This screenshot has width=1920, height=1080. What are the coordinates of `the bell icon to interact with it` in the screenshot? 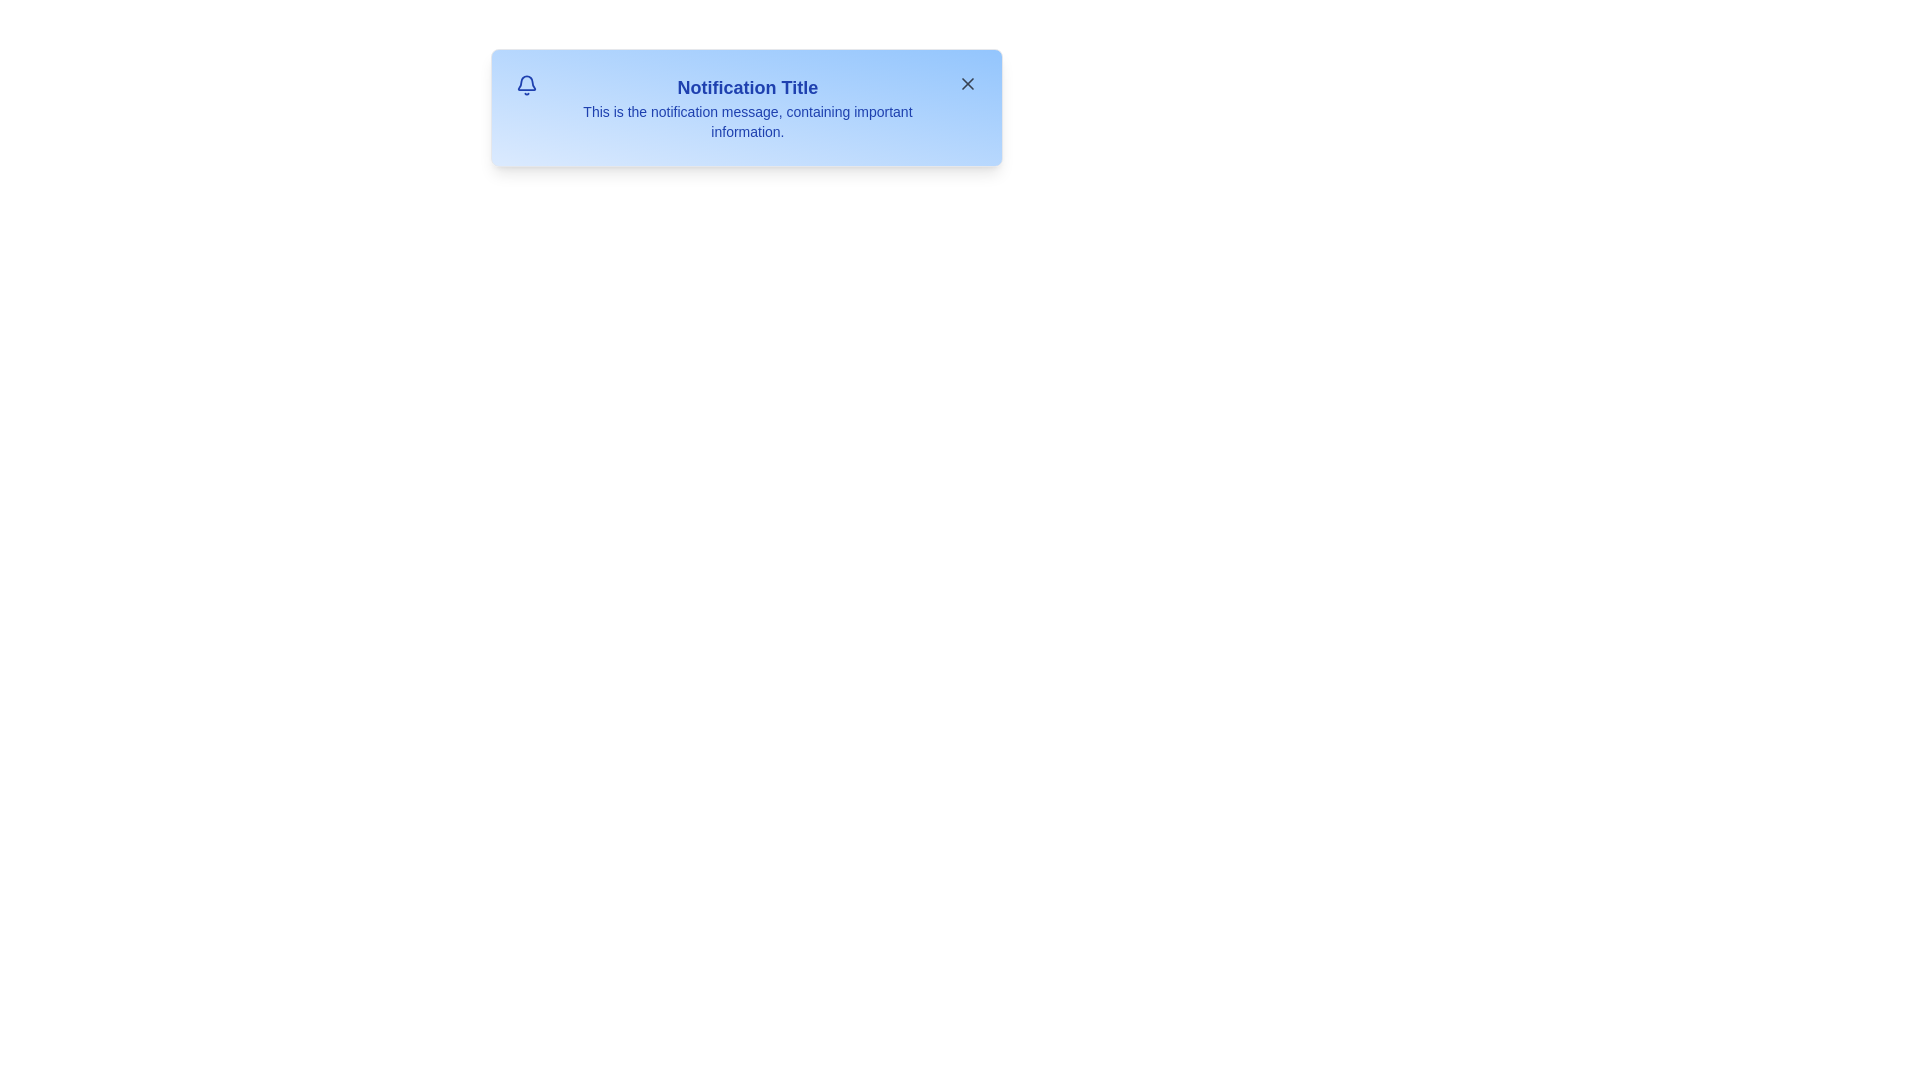 It's located at (526, 84).